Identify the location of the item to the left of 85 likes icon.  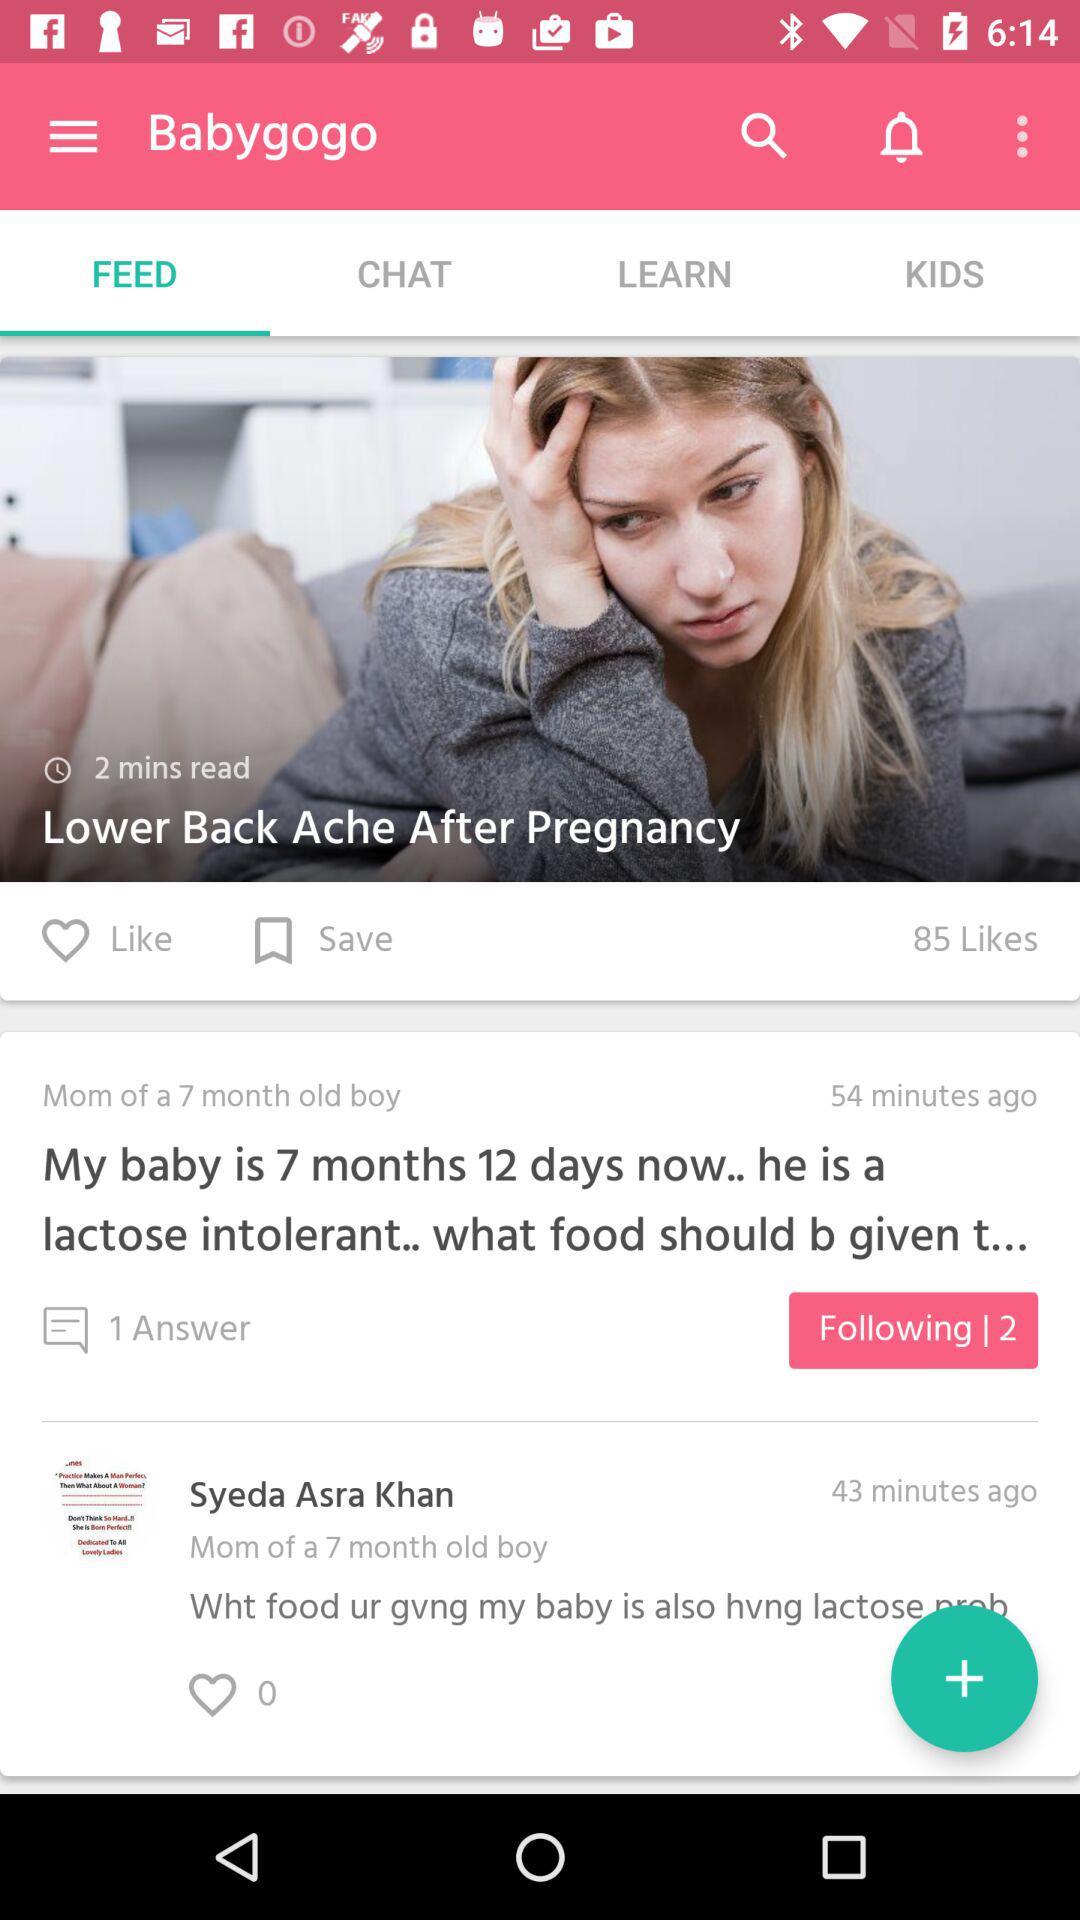
(107, 940).